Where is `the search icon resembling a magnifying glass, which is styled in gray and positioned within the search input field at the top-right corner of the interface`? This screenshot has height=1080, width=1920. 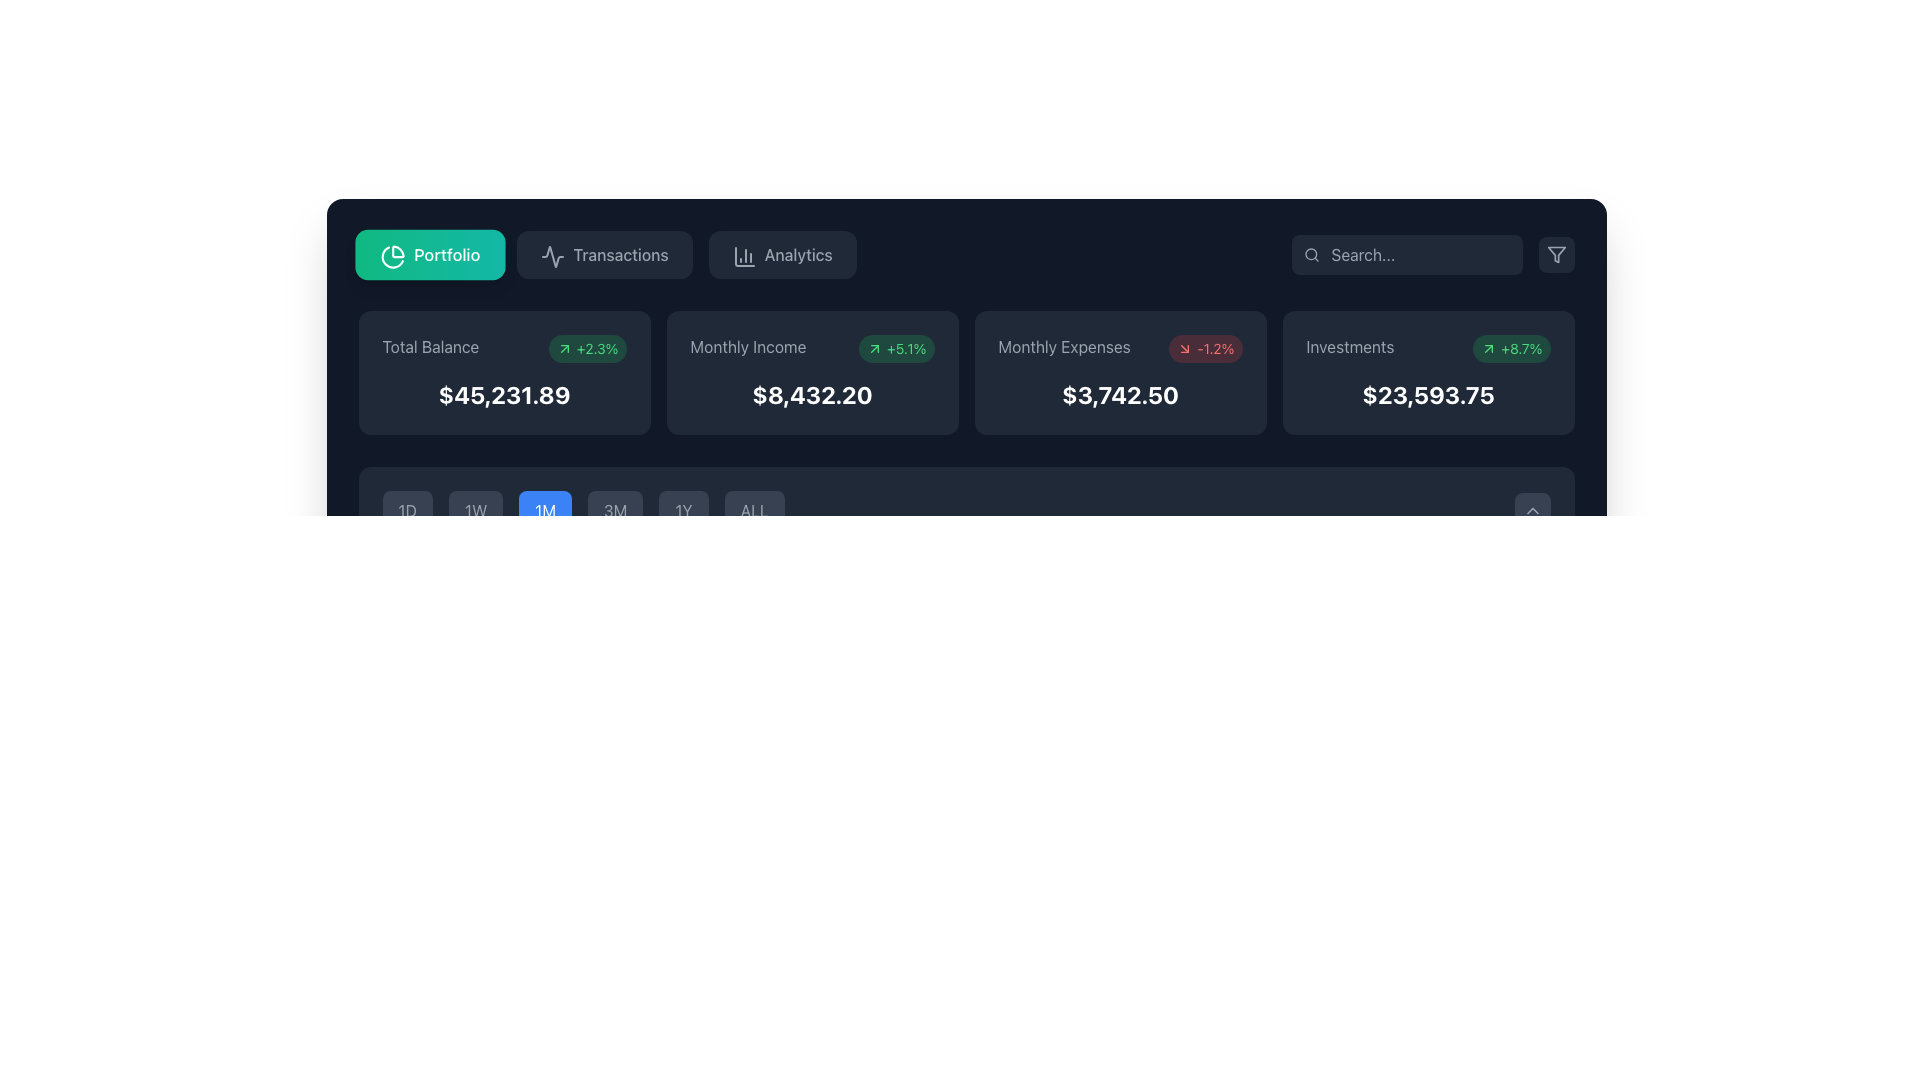
the search icon resembling a magnifying glass, which is styled in gray and positioned within the search input field at the top-right corner of the interface is located at coordinates (1311, 253).